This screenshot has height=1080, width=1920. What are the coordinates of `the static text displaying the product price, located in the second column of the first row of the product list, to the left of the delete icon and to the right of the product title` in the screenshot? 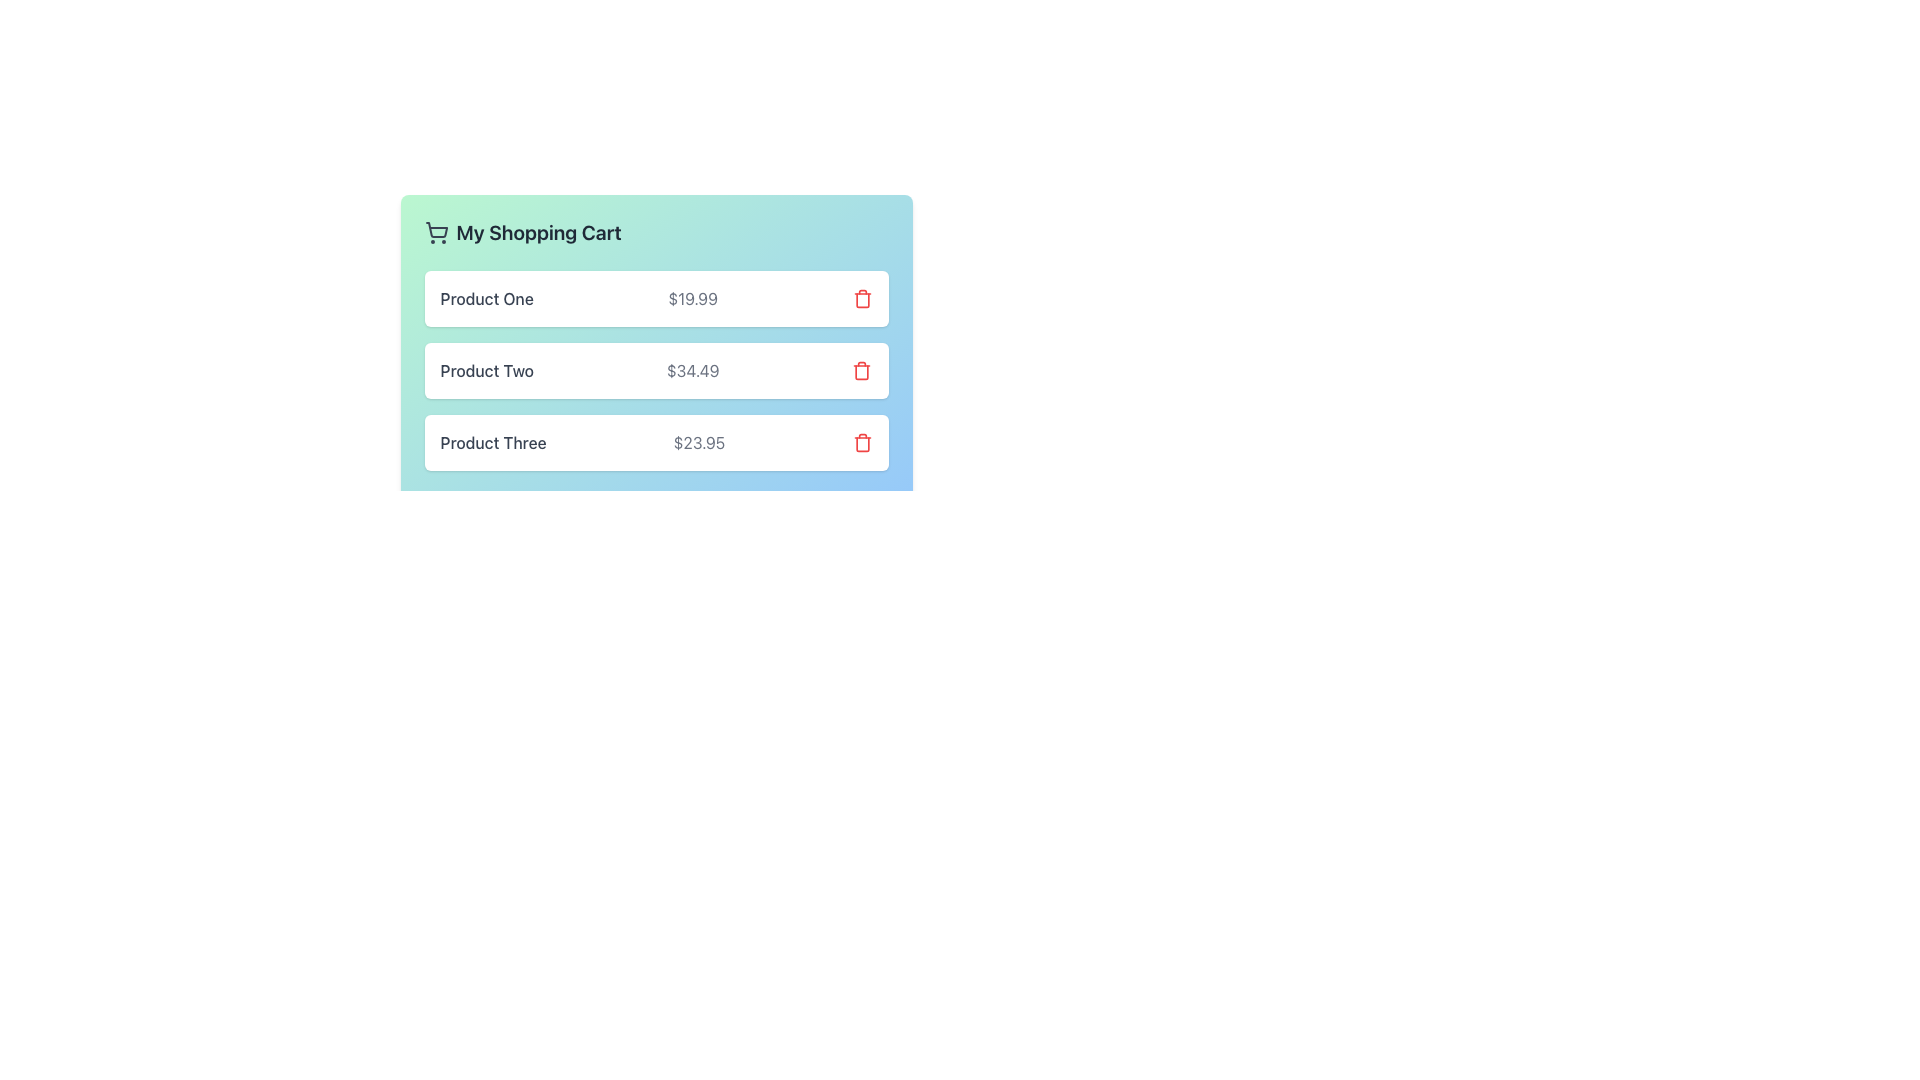 It's located at (693, 299).